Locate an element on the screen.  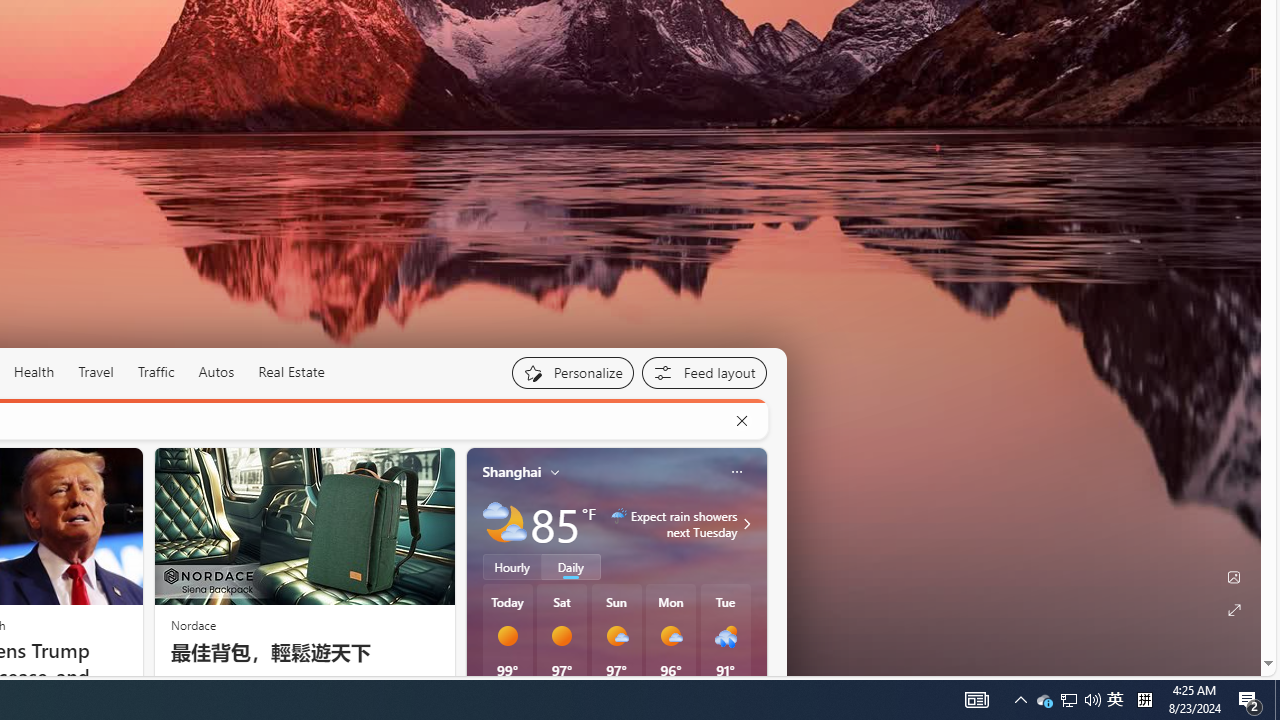
'My location' is located at coordinates (555, 471).